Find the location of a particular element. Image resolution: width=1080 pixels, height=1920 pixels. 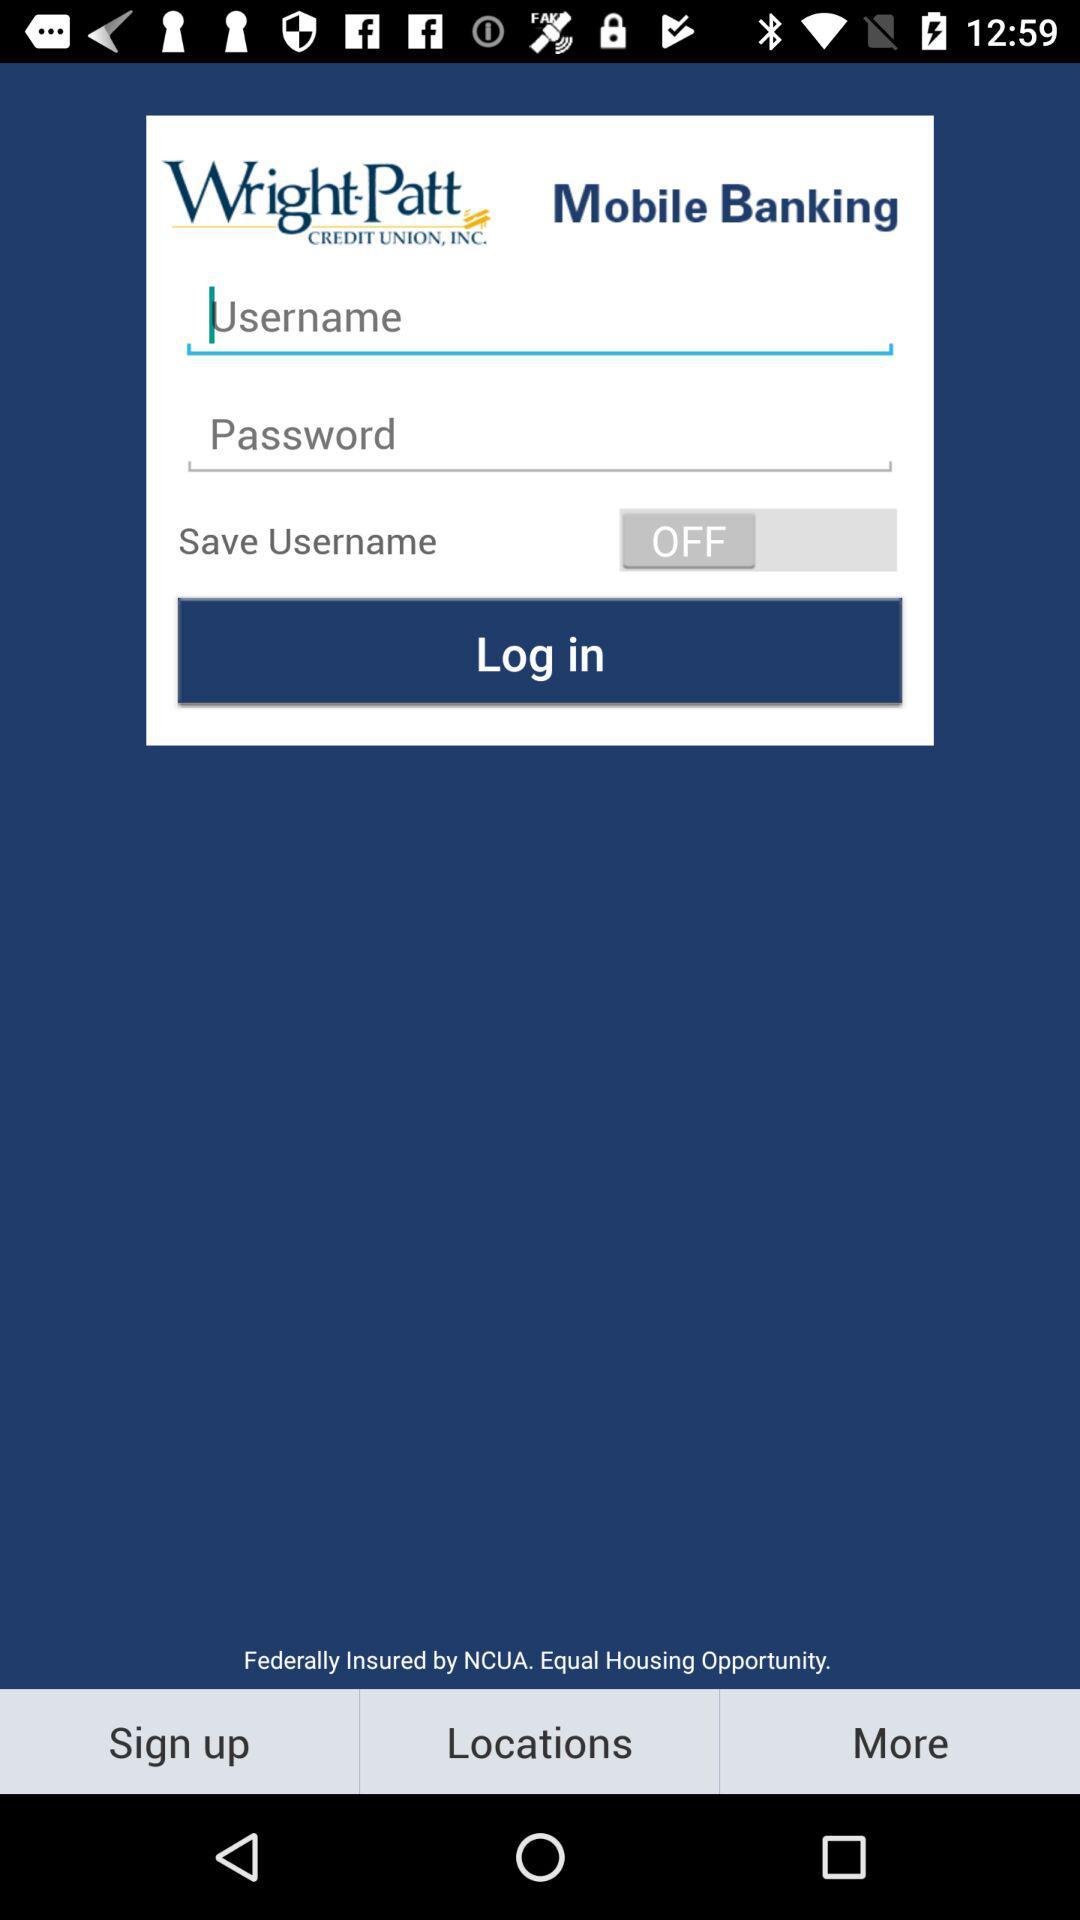

the item next to the save username item is located at coordinates (758, 539).